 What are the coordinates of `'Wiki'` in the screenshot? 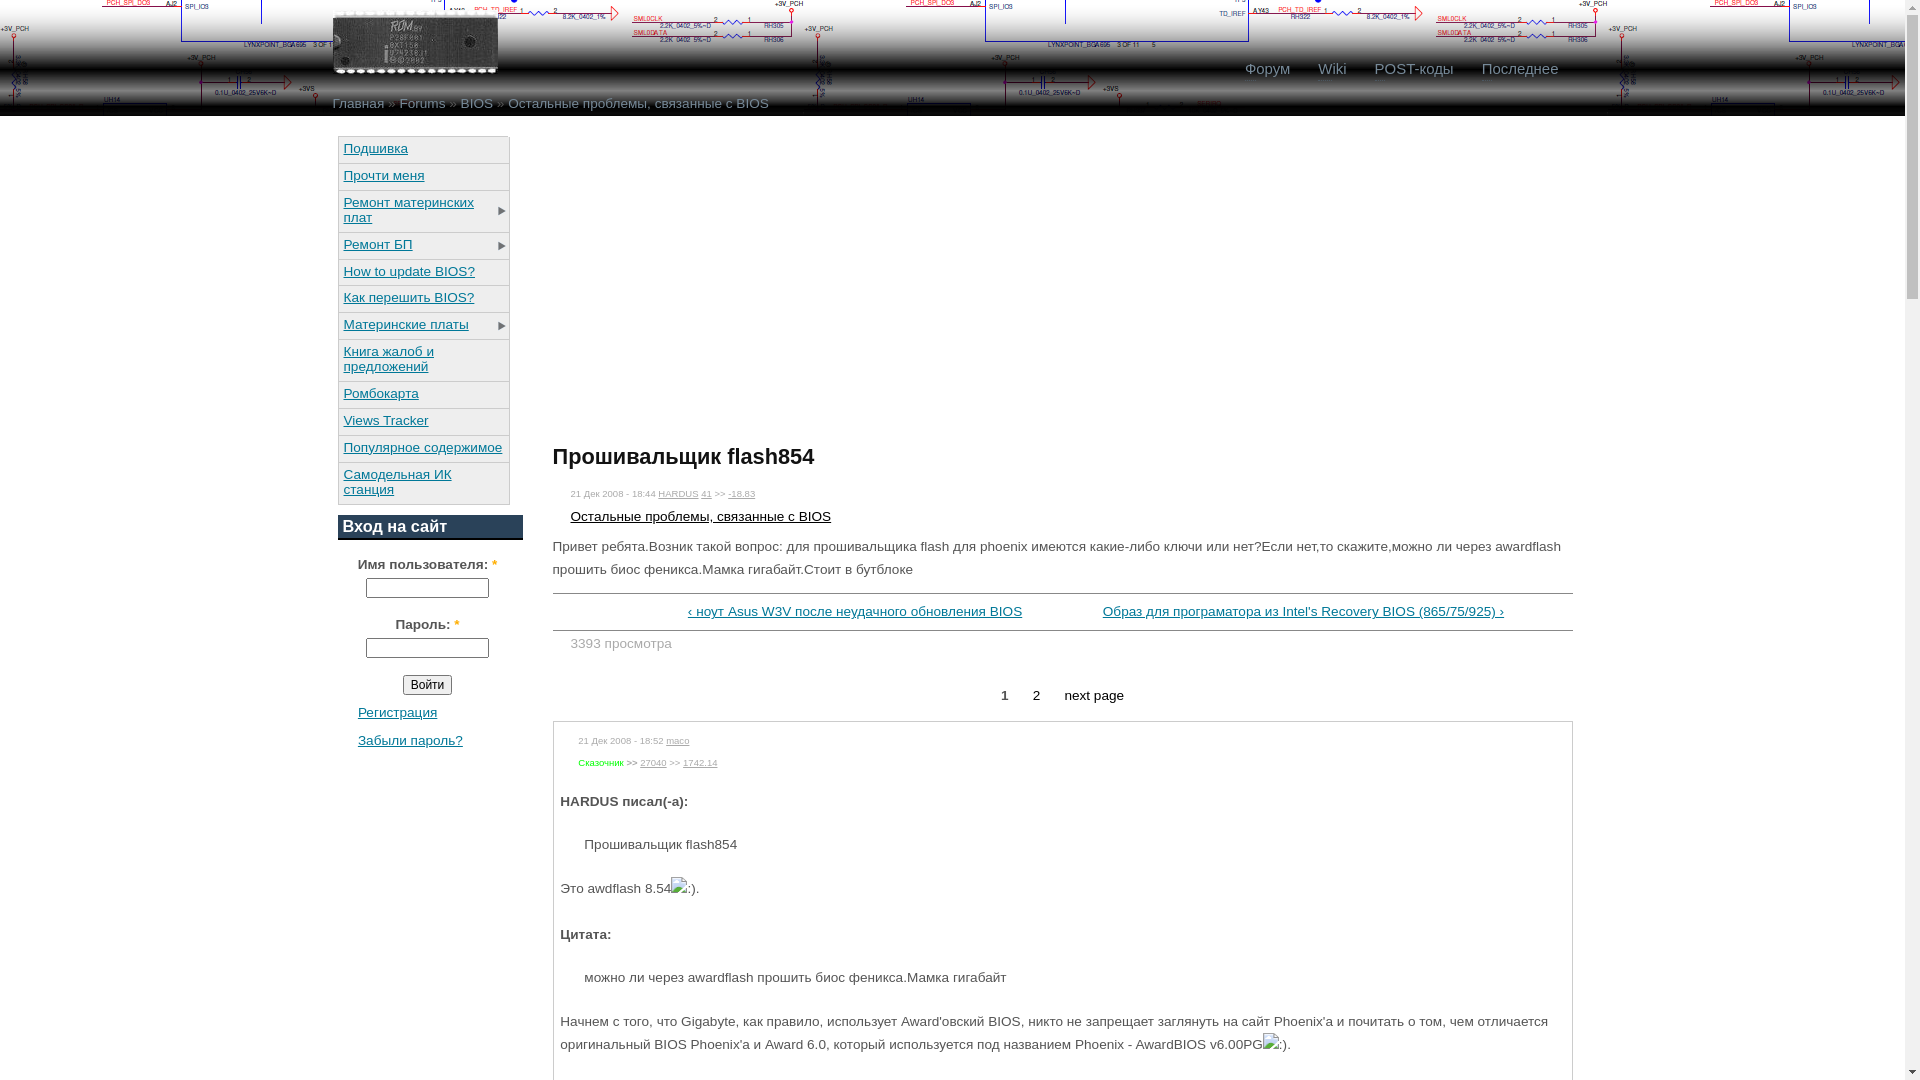 It's located at (1331, 68).